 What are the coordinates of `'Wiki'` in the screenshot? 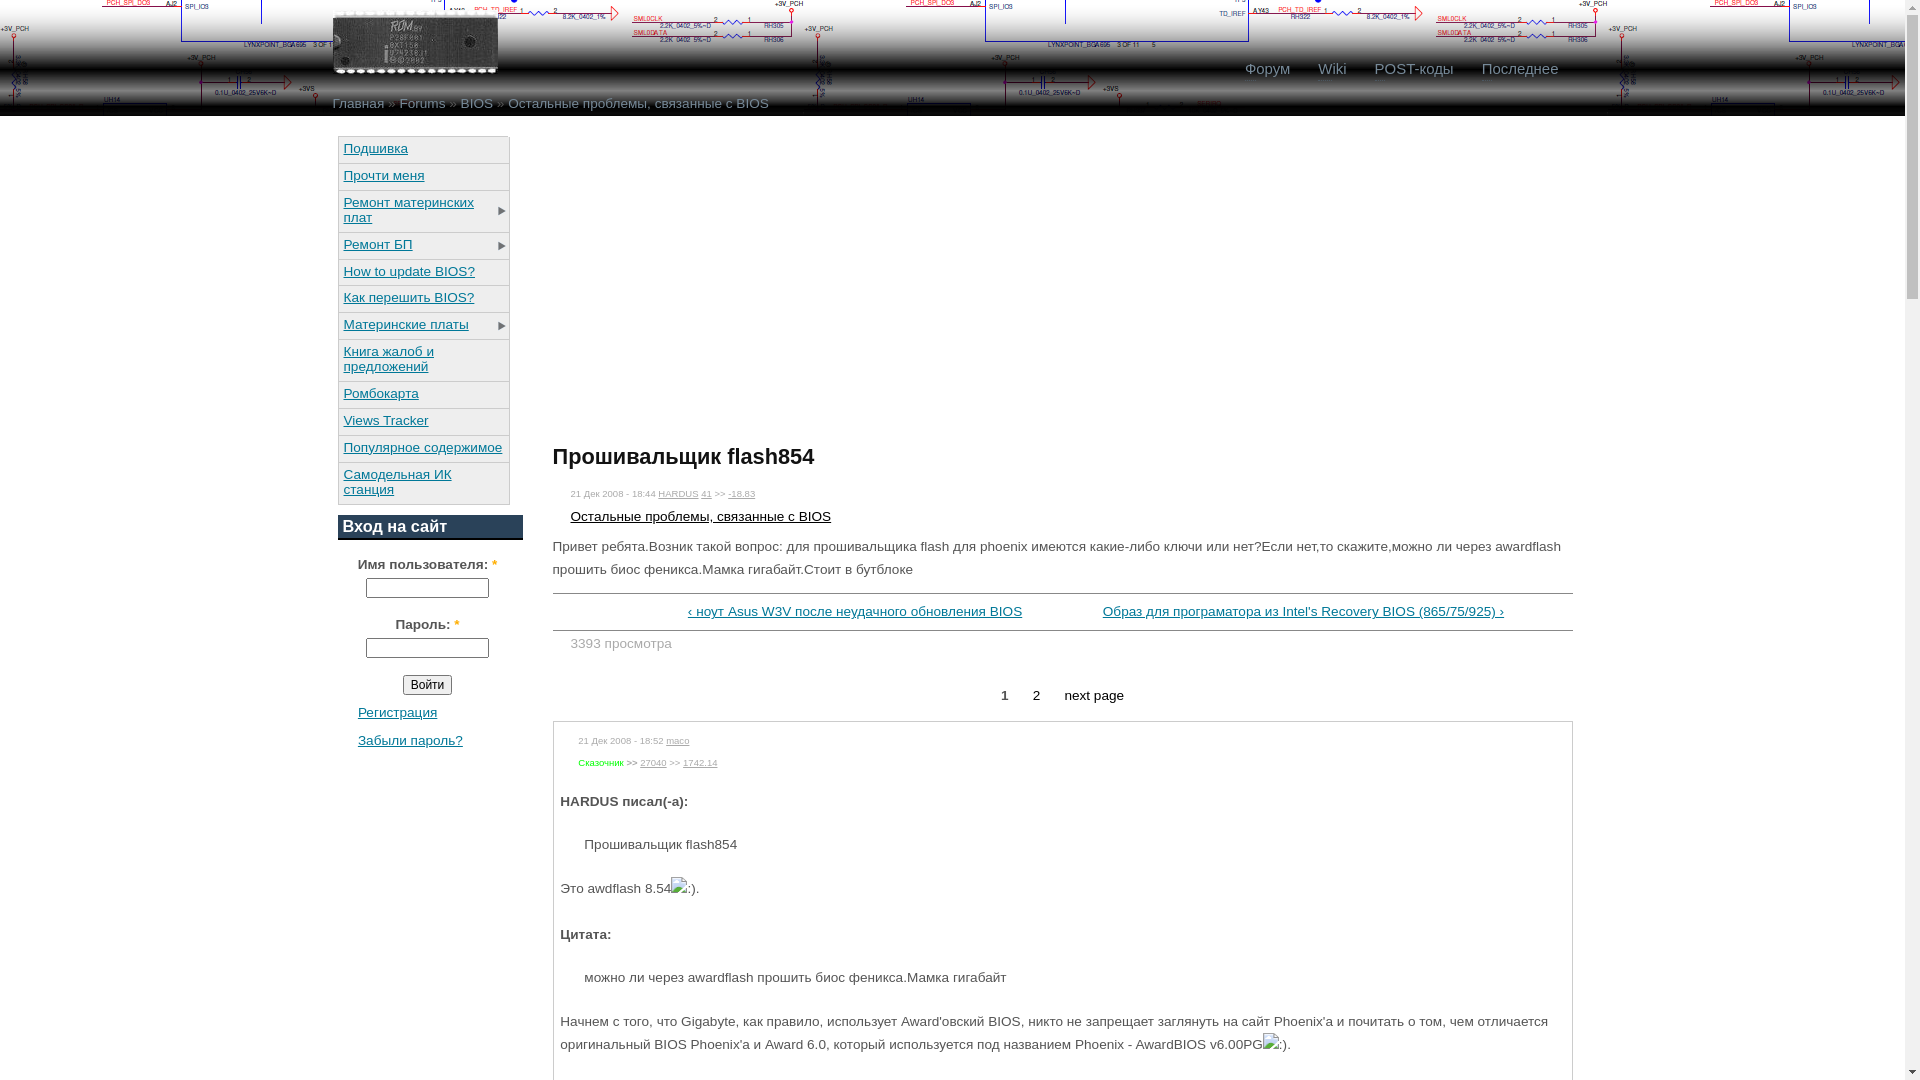 It's located at (1331, 68).